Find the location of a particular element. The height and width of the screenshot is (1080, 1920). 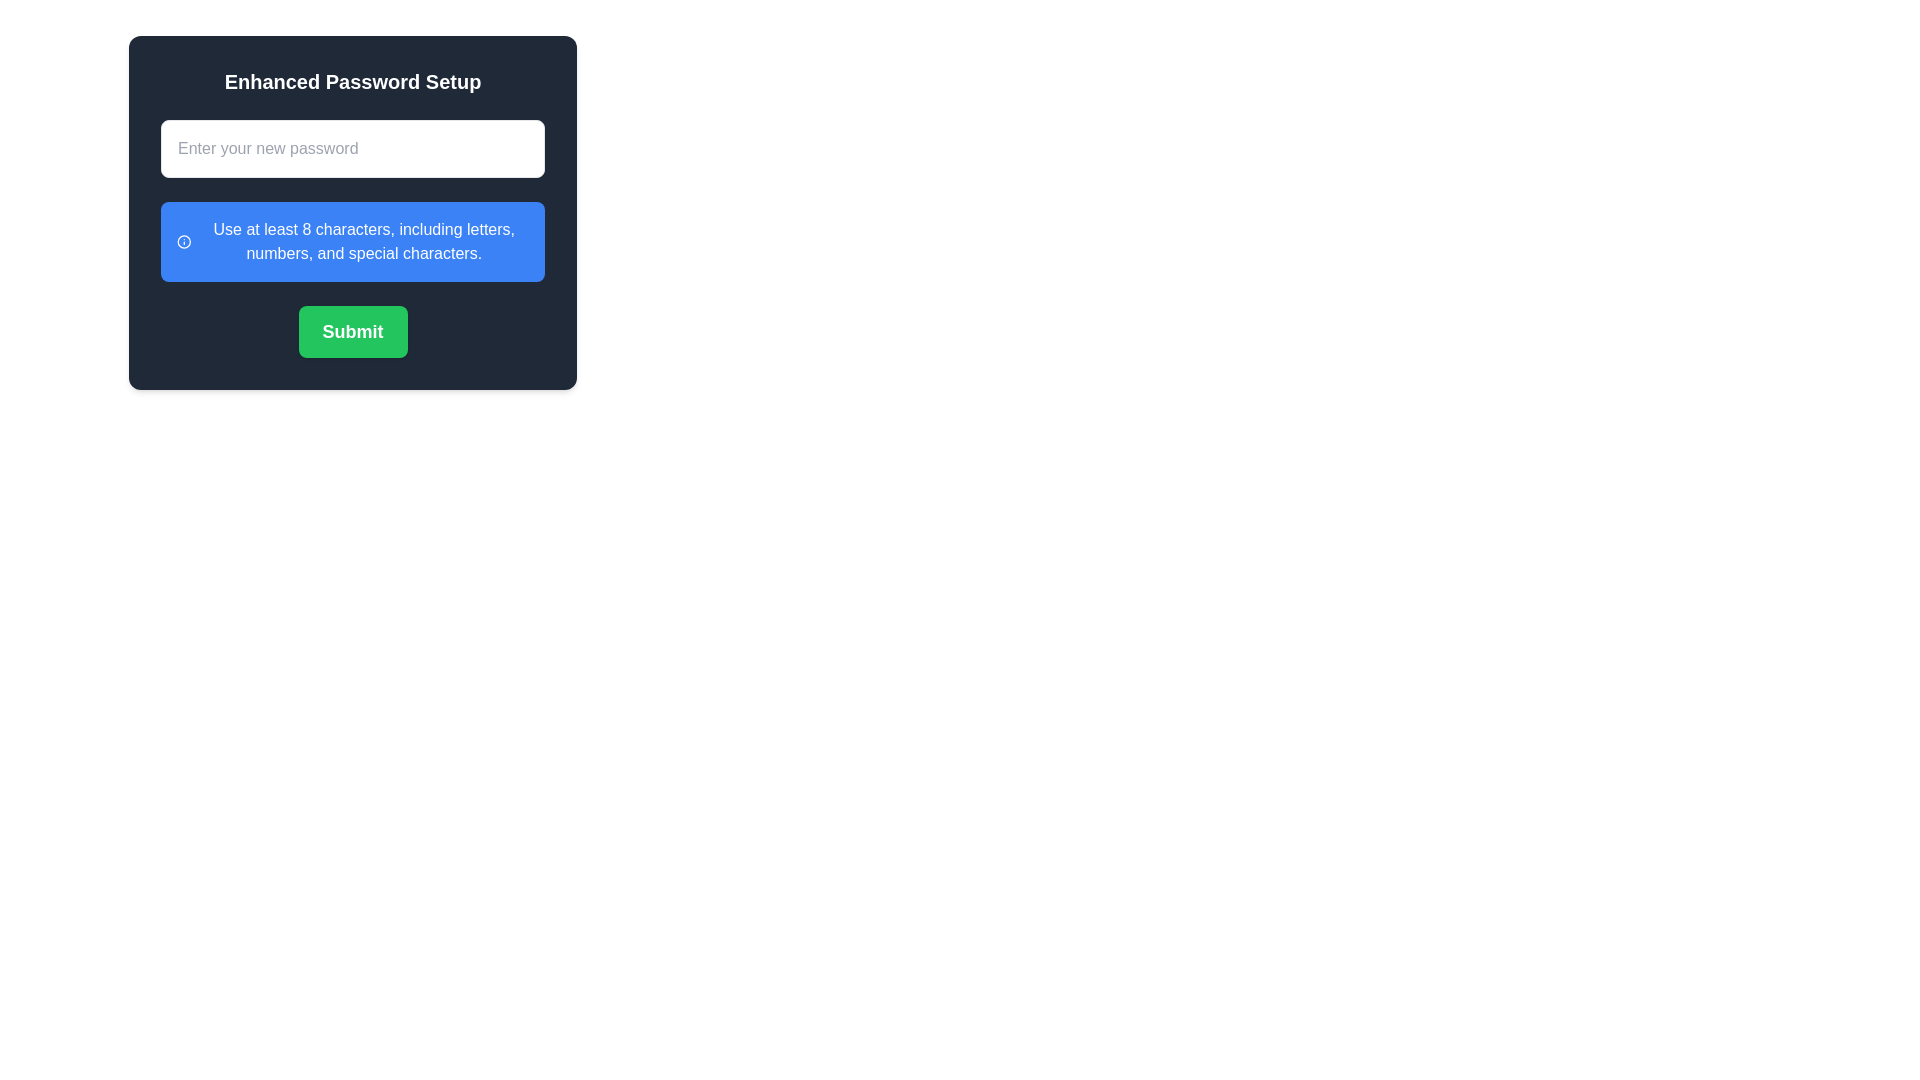

the green rectangular 'Submit' button at the bottom of the password setup form is located at coordinates (353, 330).